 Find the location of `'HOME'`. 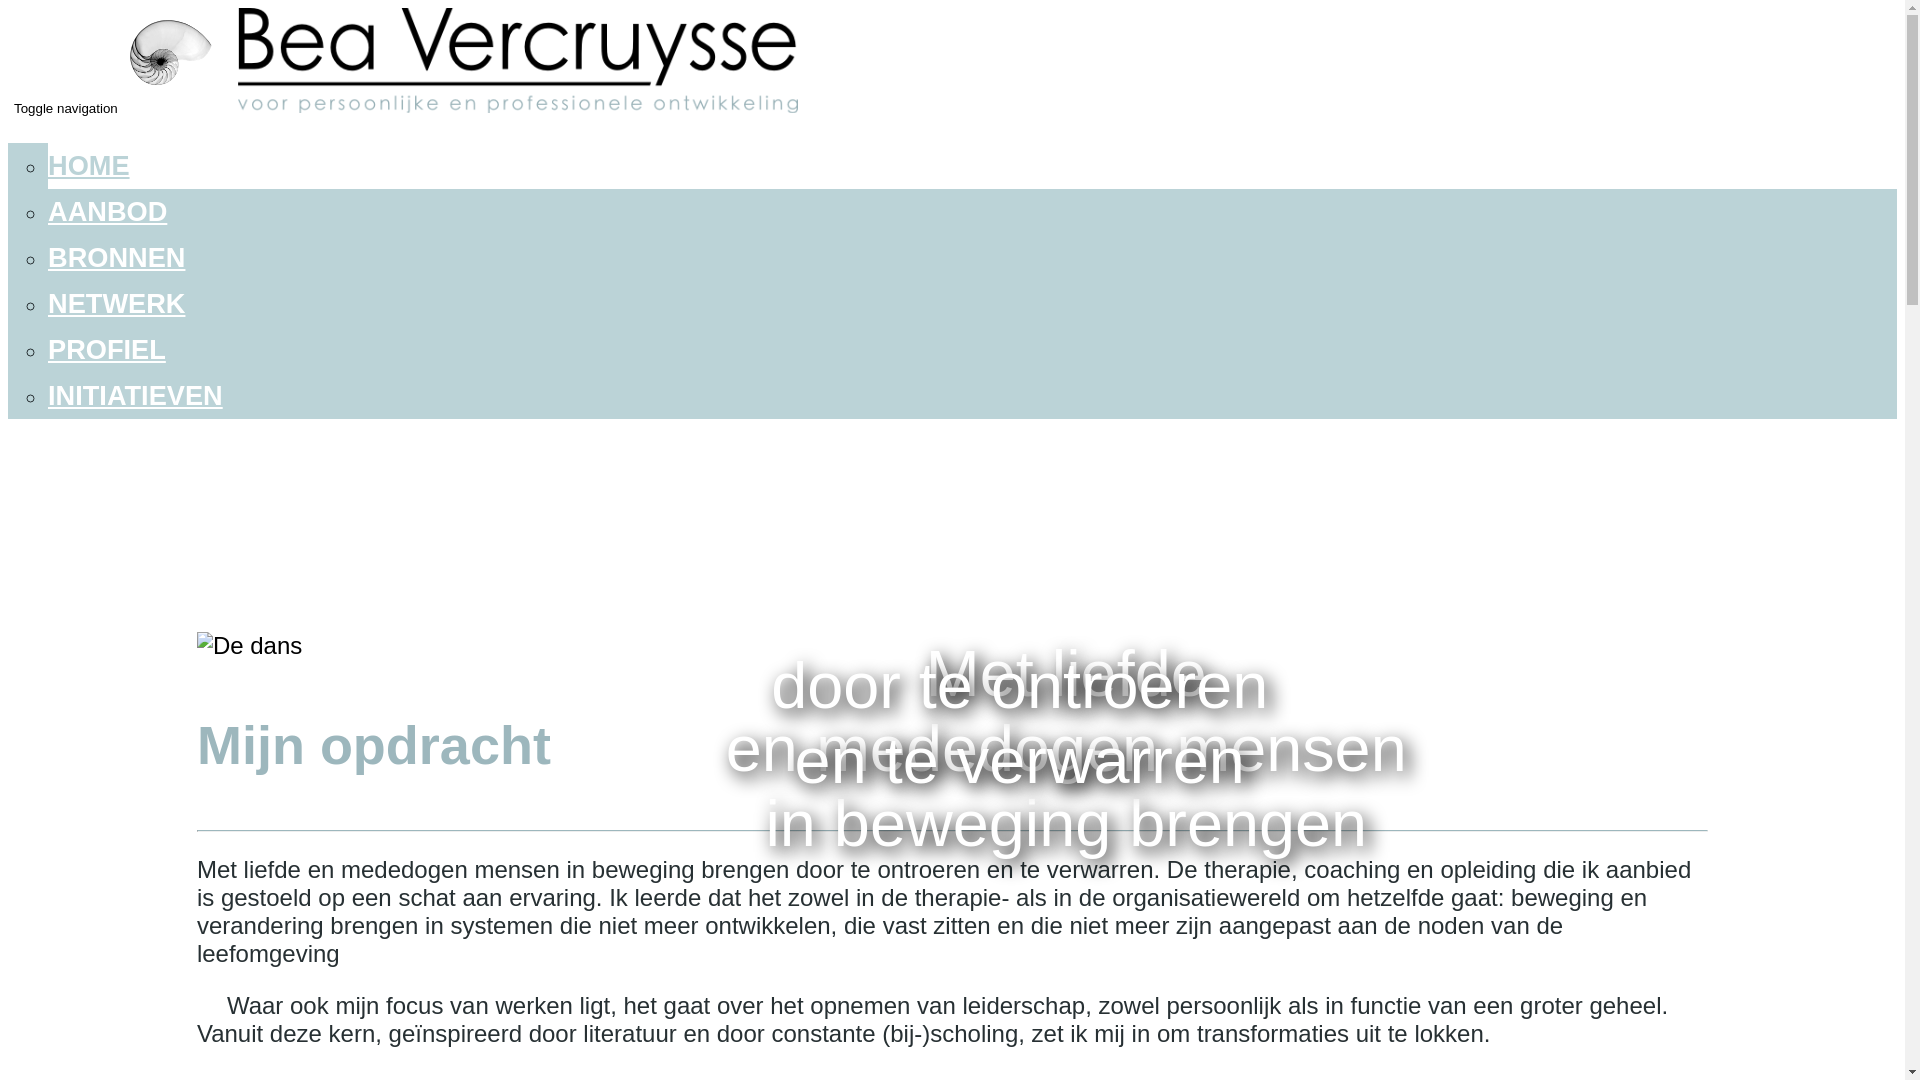

'HOME' is located at coordinates (48, 164).